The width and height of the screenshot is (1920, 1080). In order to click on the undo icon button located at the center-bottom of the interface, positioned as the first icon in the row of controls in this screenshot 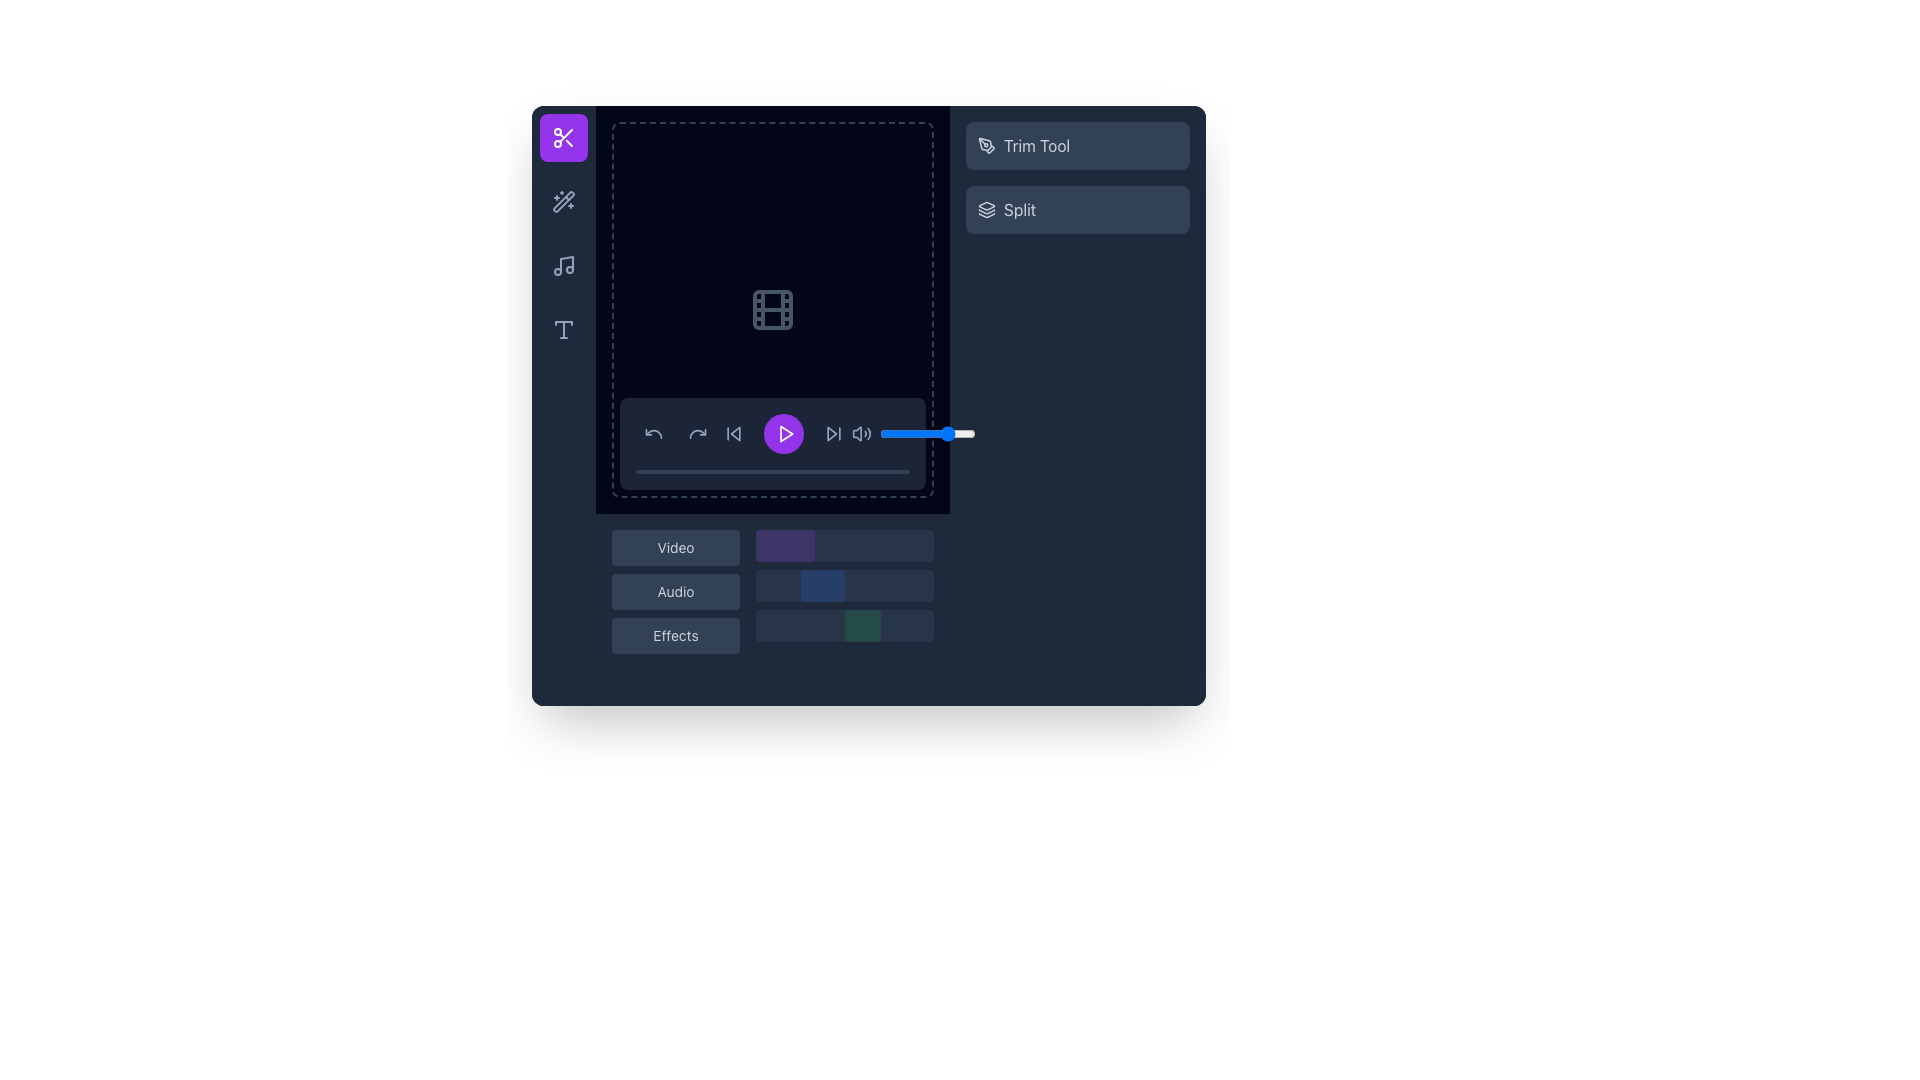, I will do `click(653, 433)`.